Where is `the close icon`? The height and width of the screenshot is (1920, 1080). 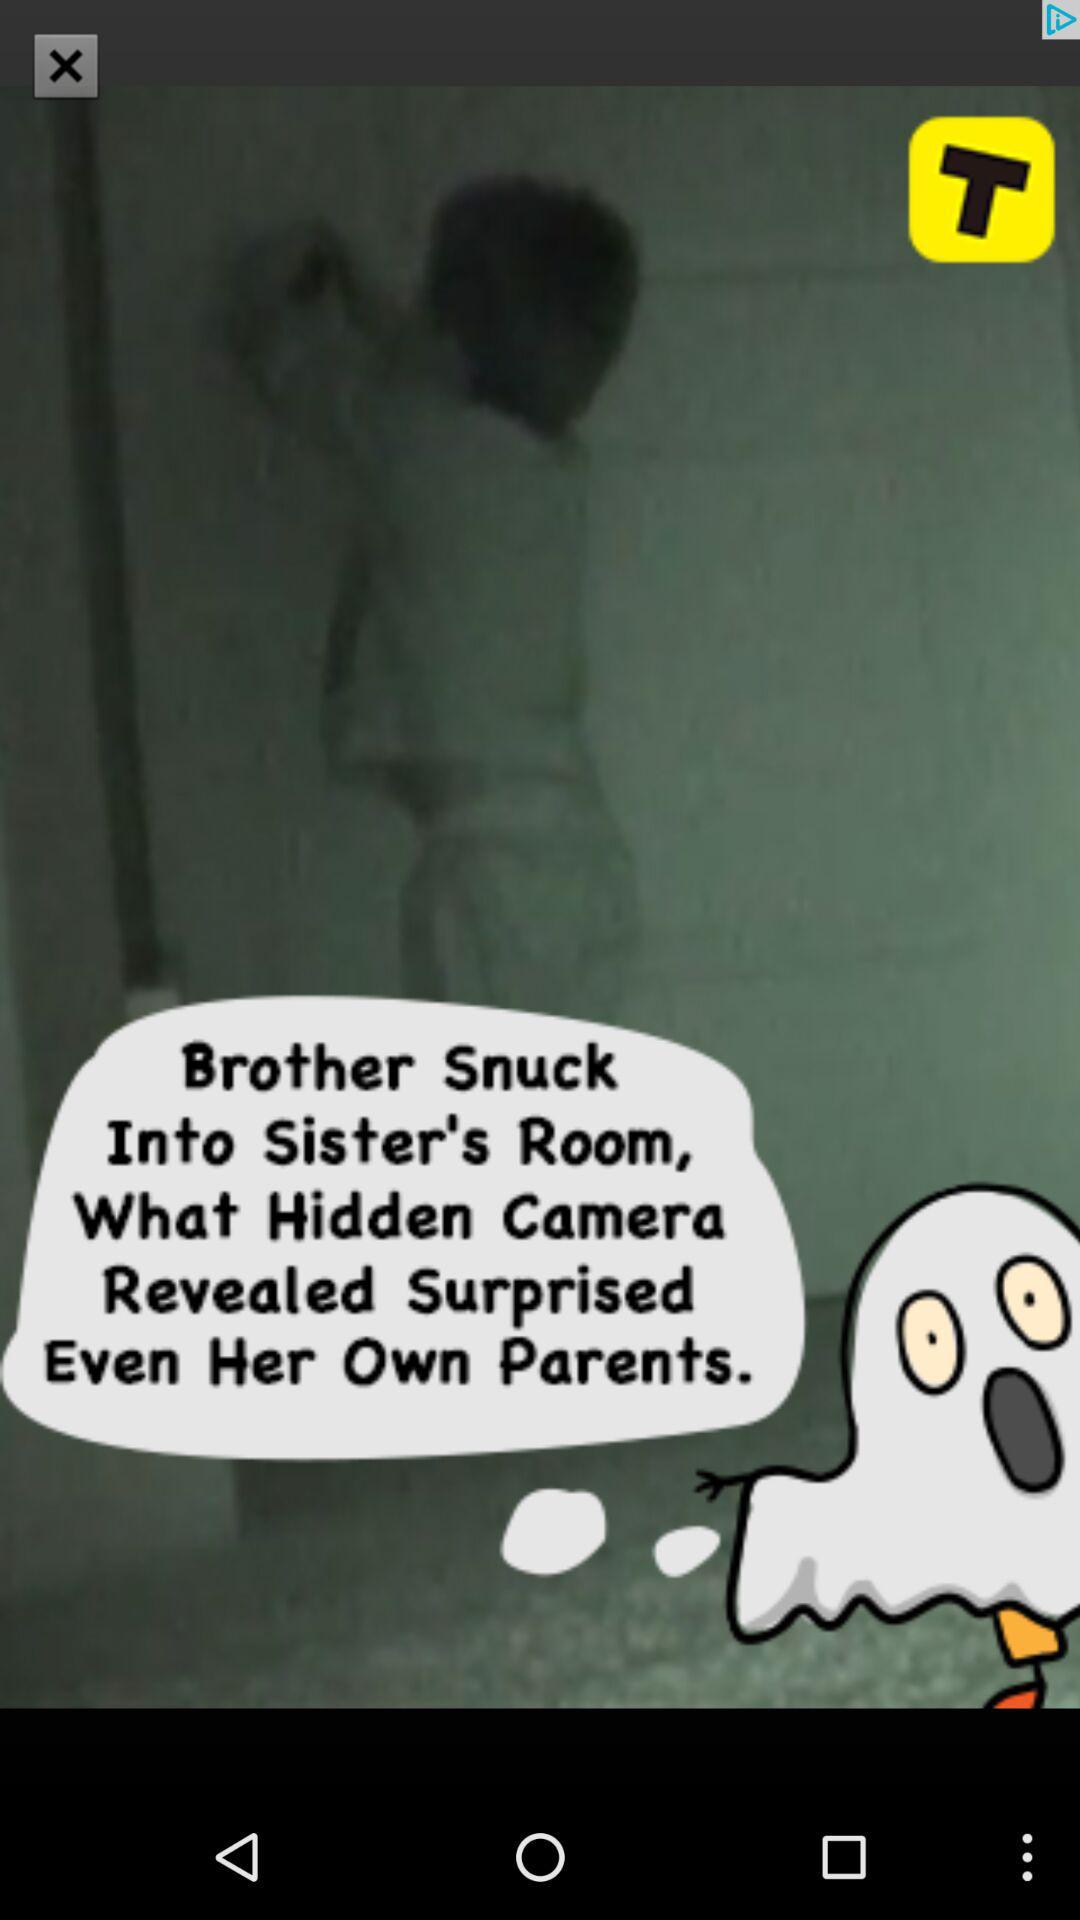
the close icon is located at coordinates (64, 70).